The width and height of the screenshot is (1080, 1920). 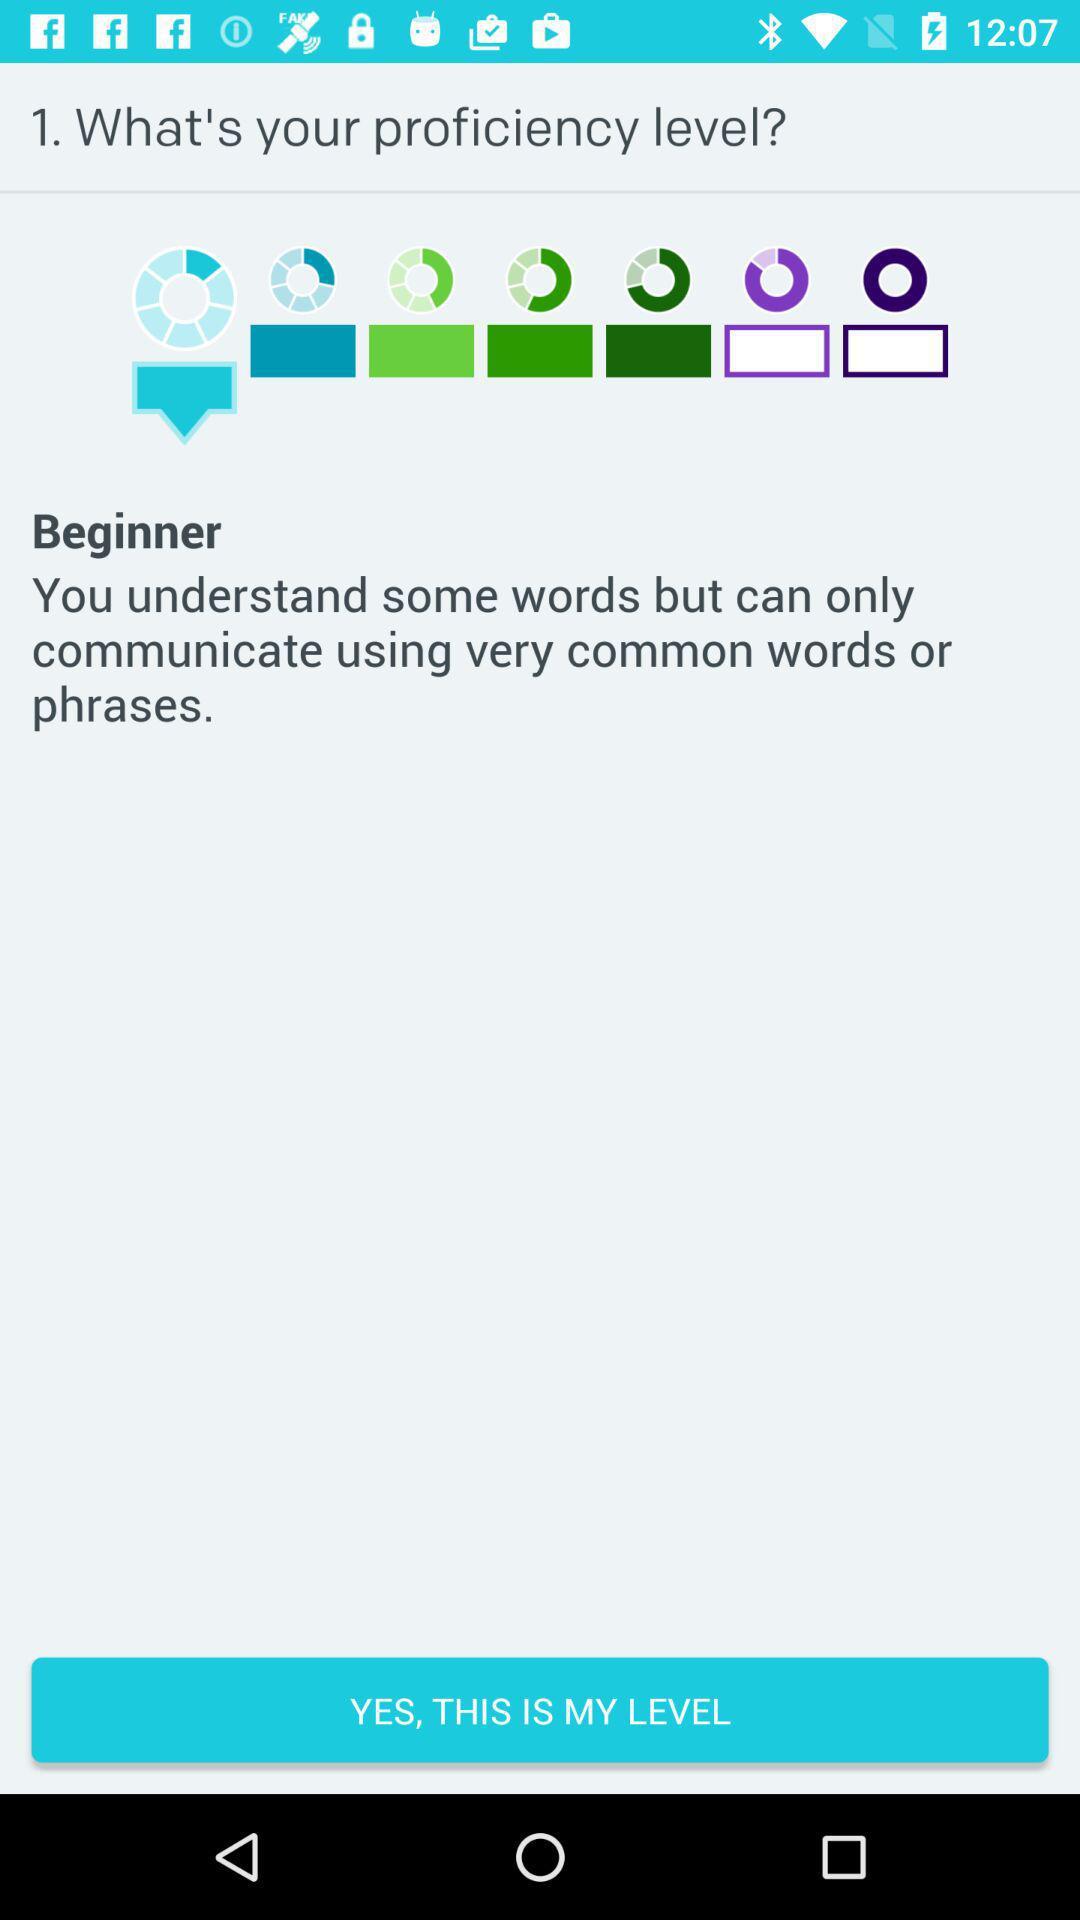 I want to click on the yes this is item, so click(x=540, y=1708).